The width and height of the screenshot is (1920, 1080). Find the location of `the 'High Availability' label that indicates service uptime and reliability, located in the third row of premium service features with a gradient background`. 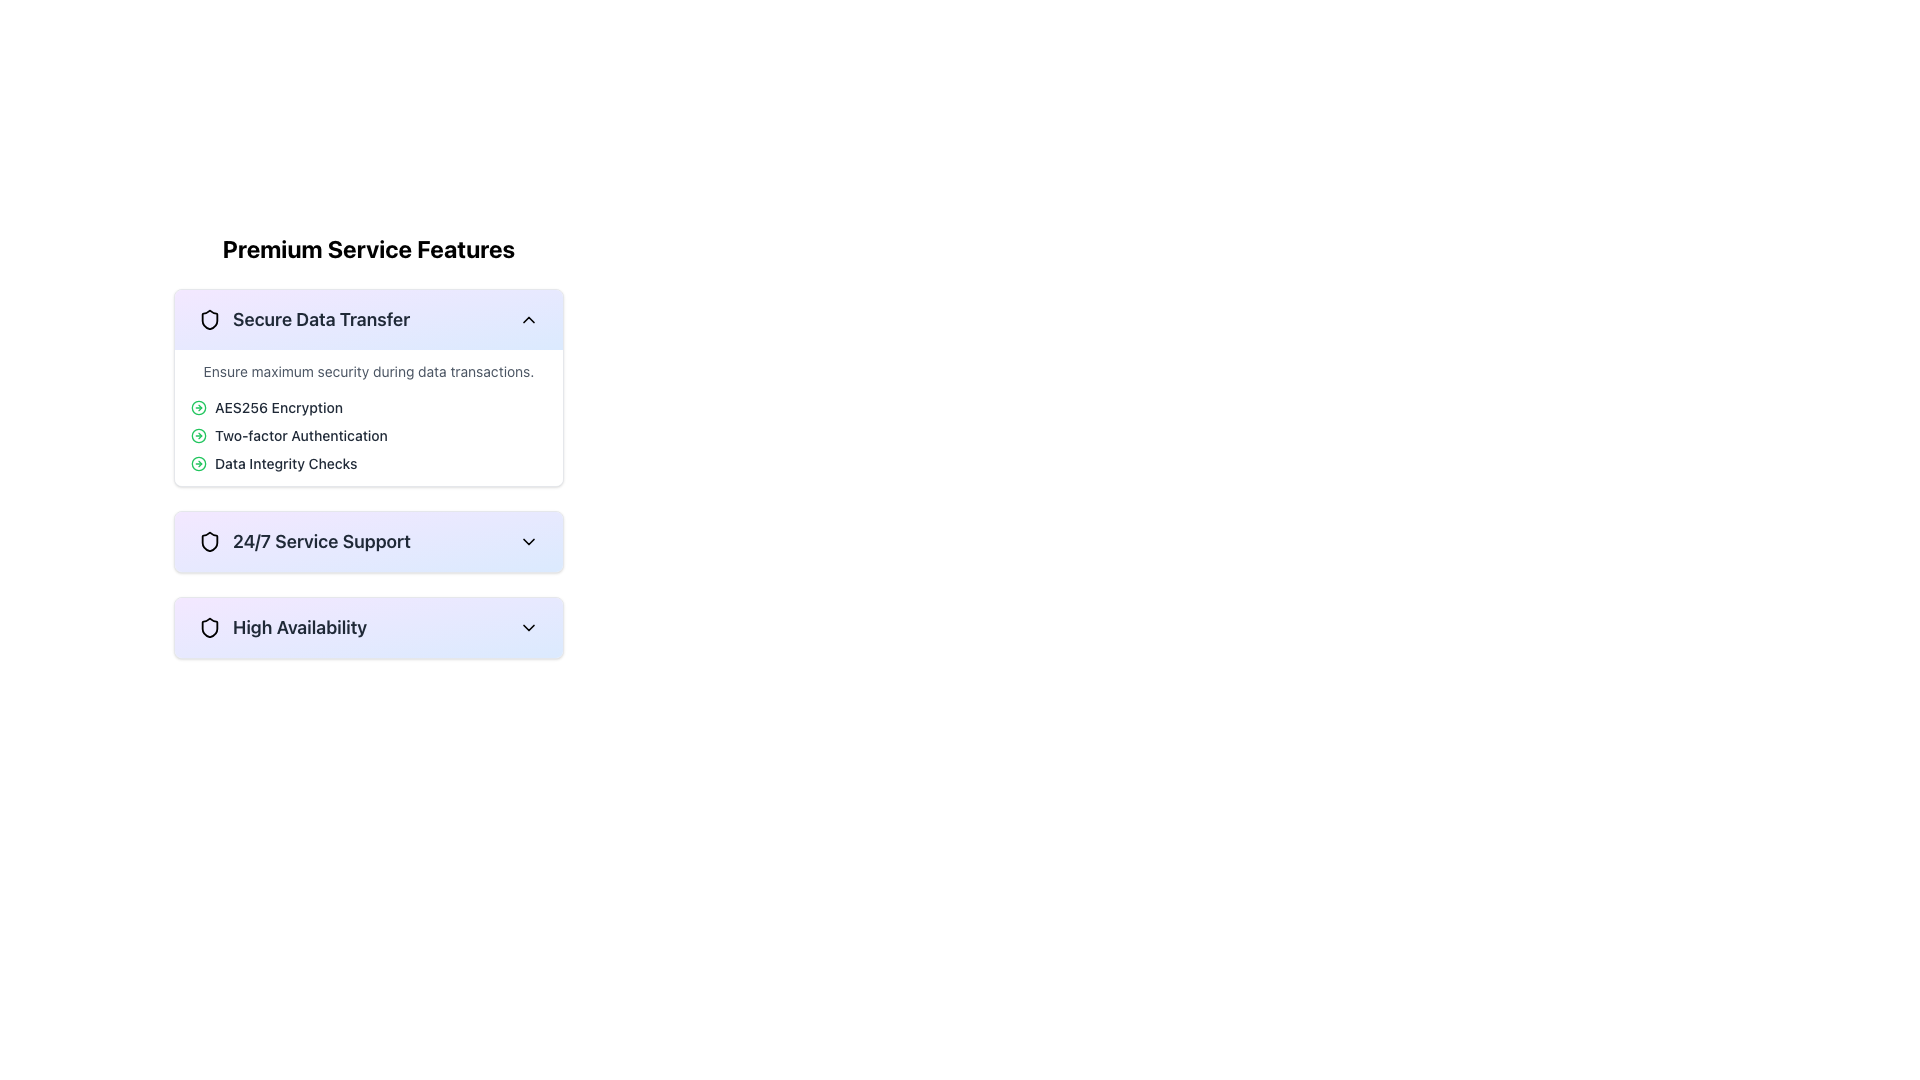

the 'High Availability' label that indicates service uptime and reliability, located in the third row of premium service features with a gradient background is located at coordinates (282, 627).